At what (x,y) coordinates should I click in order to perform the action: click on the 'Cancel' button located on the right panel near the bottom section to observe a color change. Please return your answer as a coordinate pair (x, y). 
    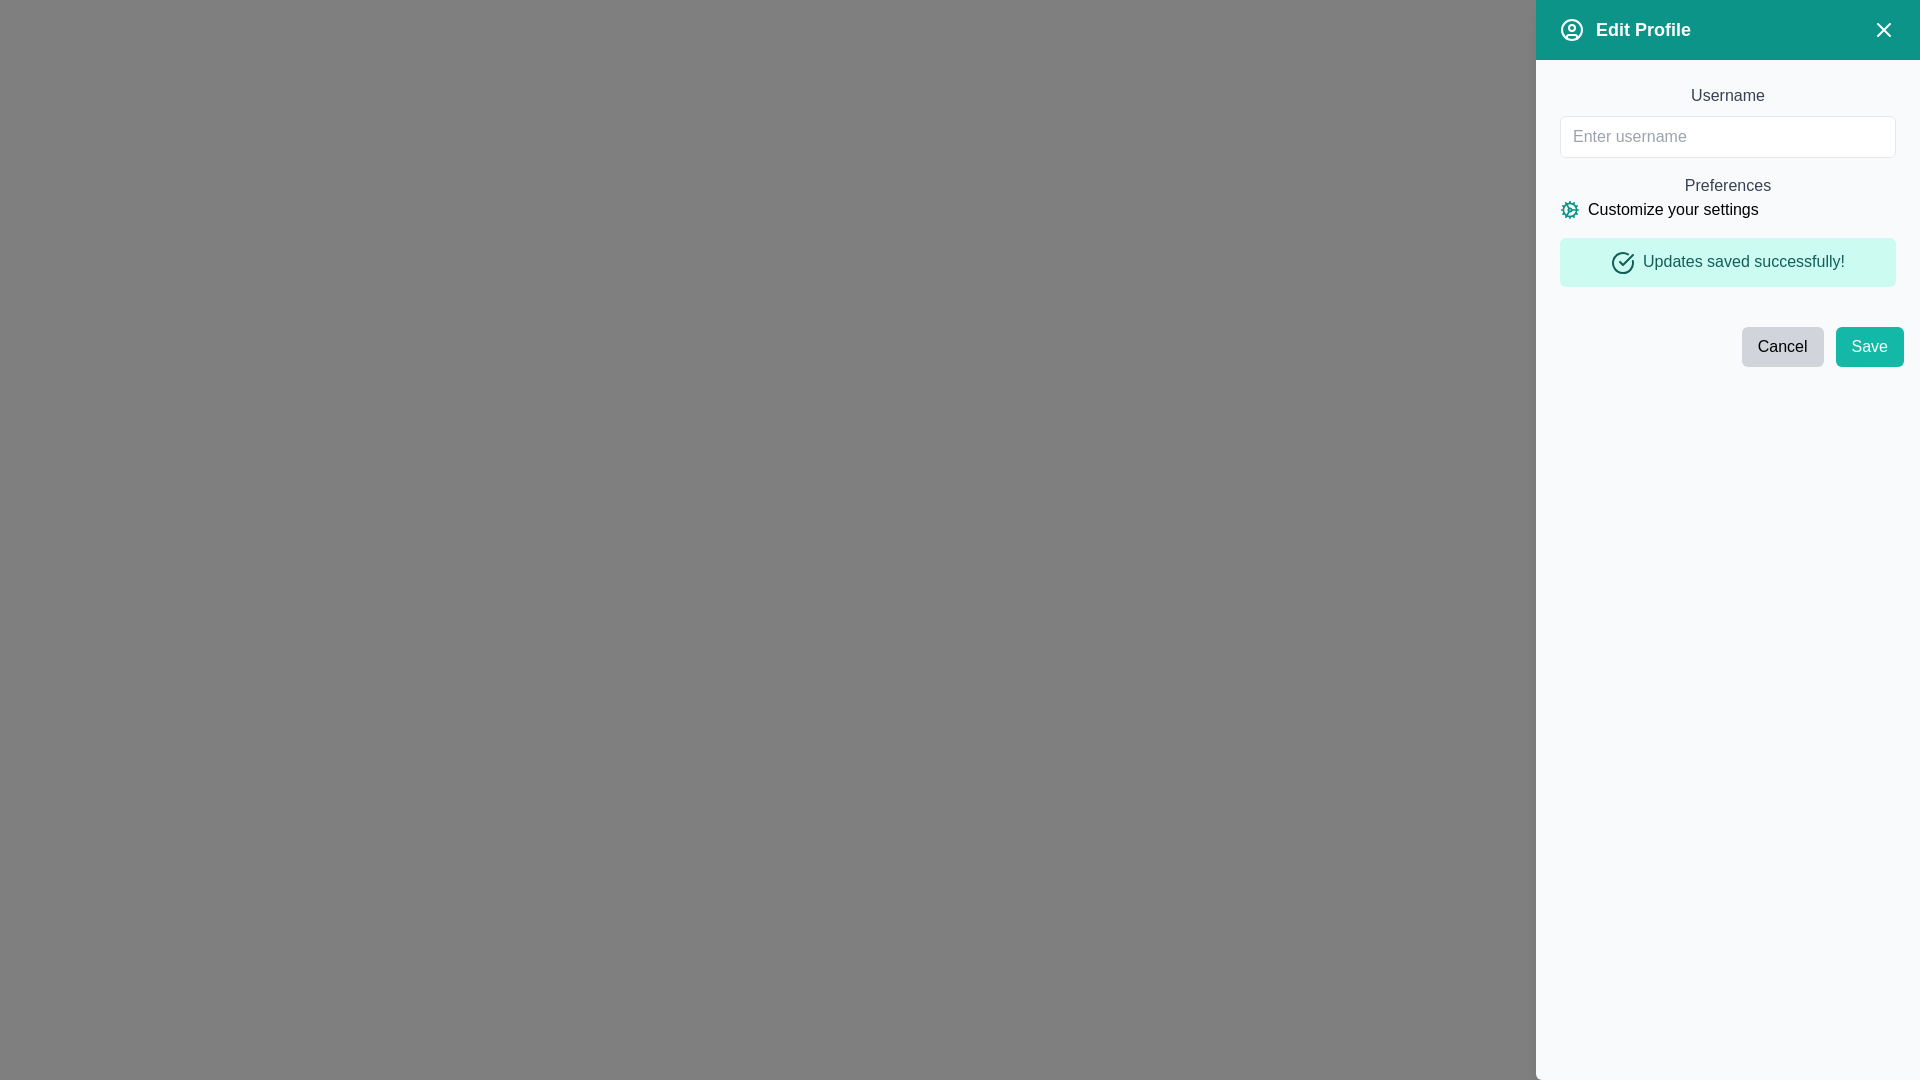
    Looking at the image, I should click on (1782, 345).